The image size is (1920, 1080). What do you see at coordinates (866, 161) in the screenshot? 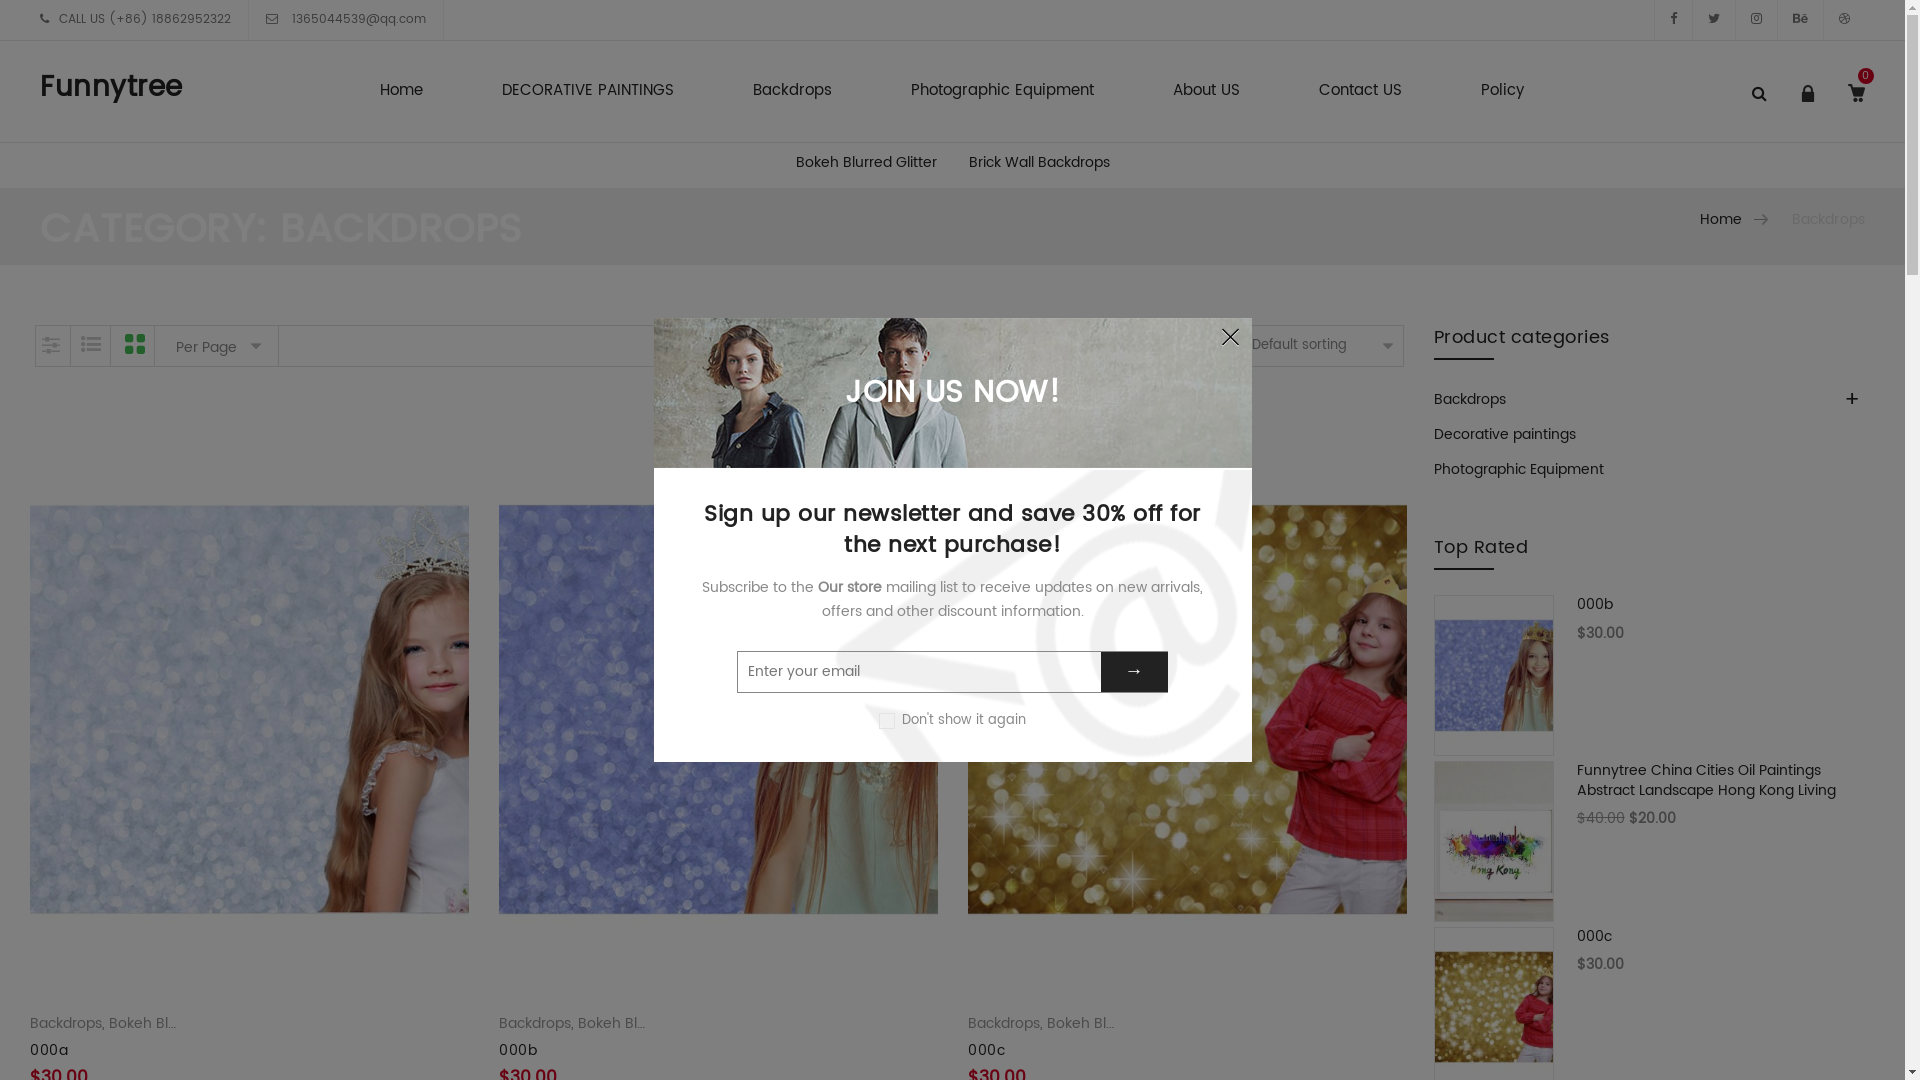
I see `'Bokeh Blurred Glitter'` at bounding box center [866, 161].